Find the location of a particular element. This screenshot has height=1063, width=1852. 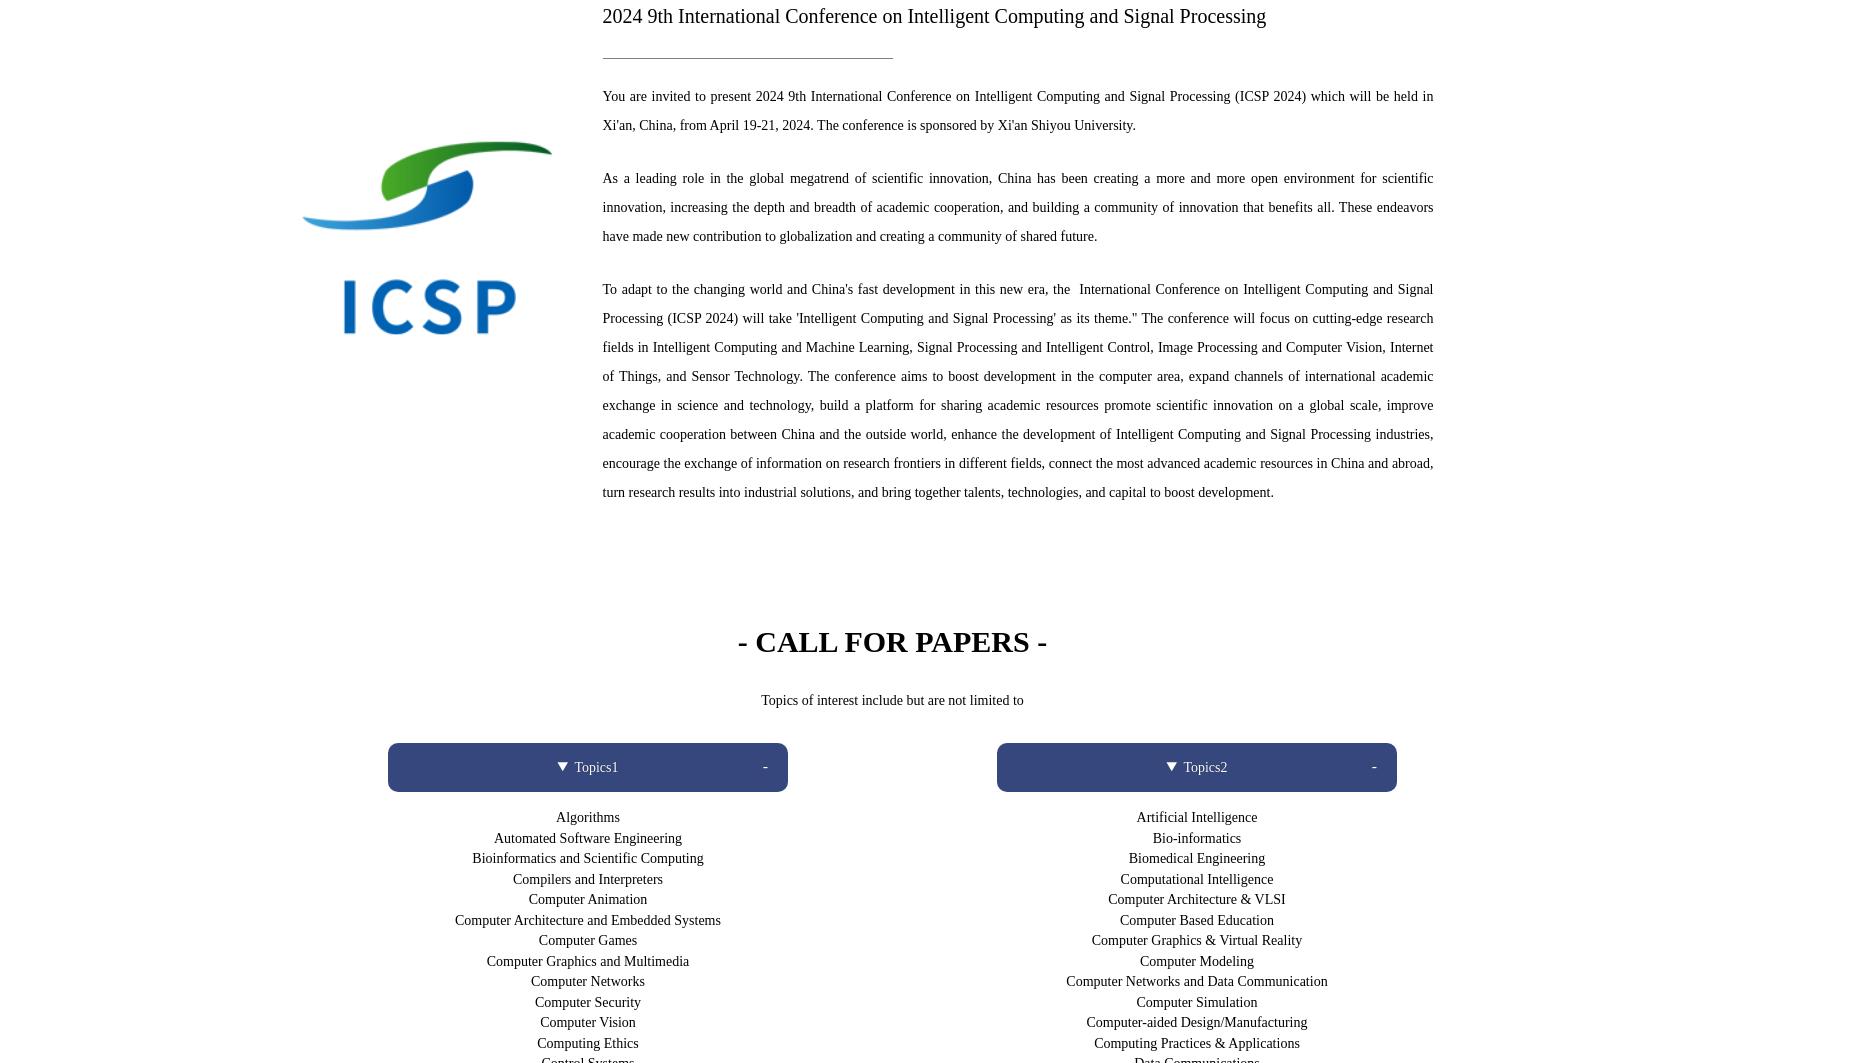

'Computer Graphics & Virtual Reality' is located at coordinates (1196, 939).